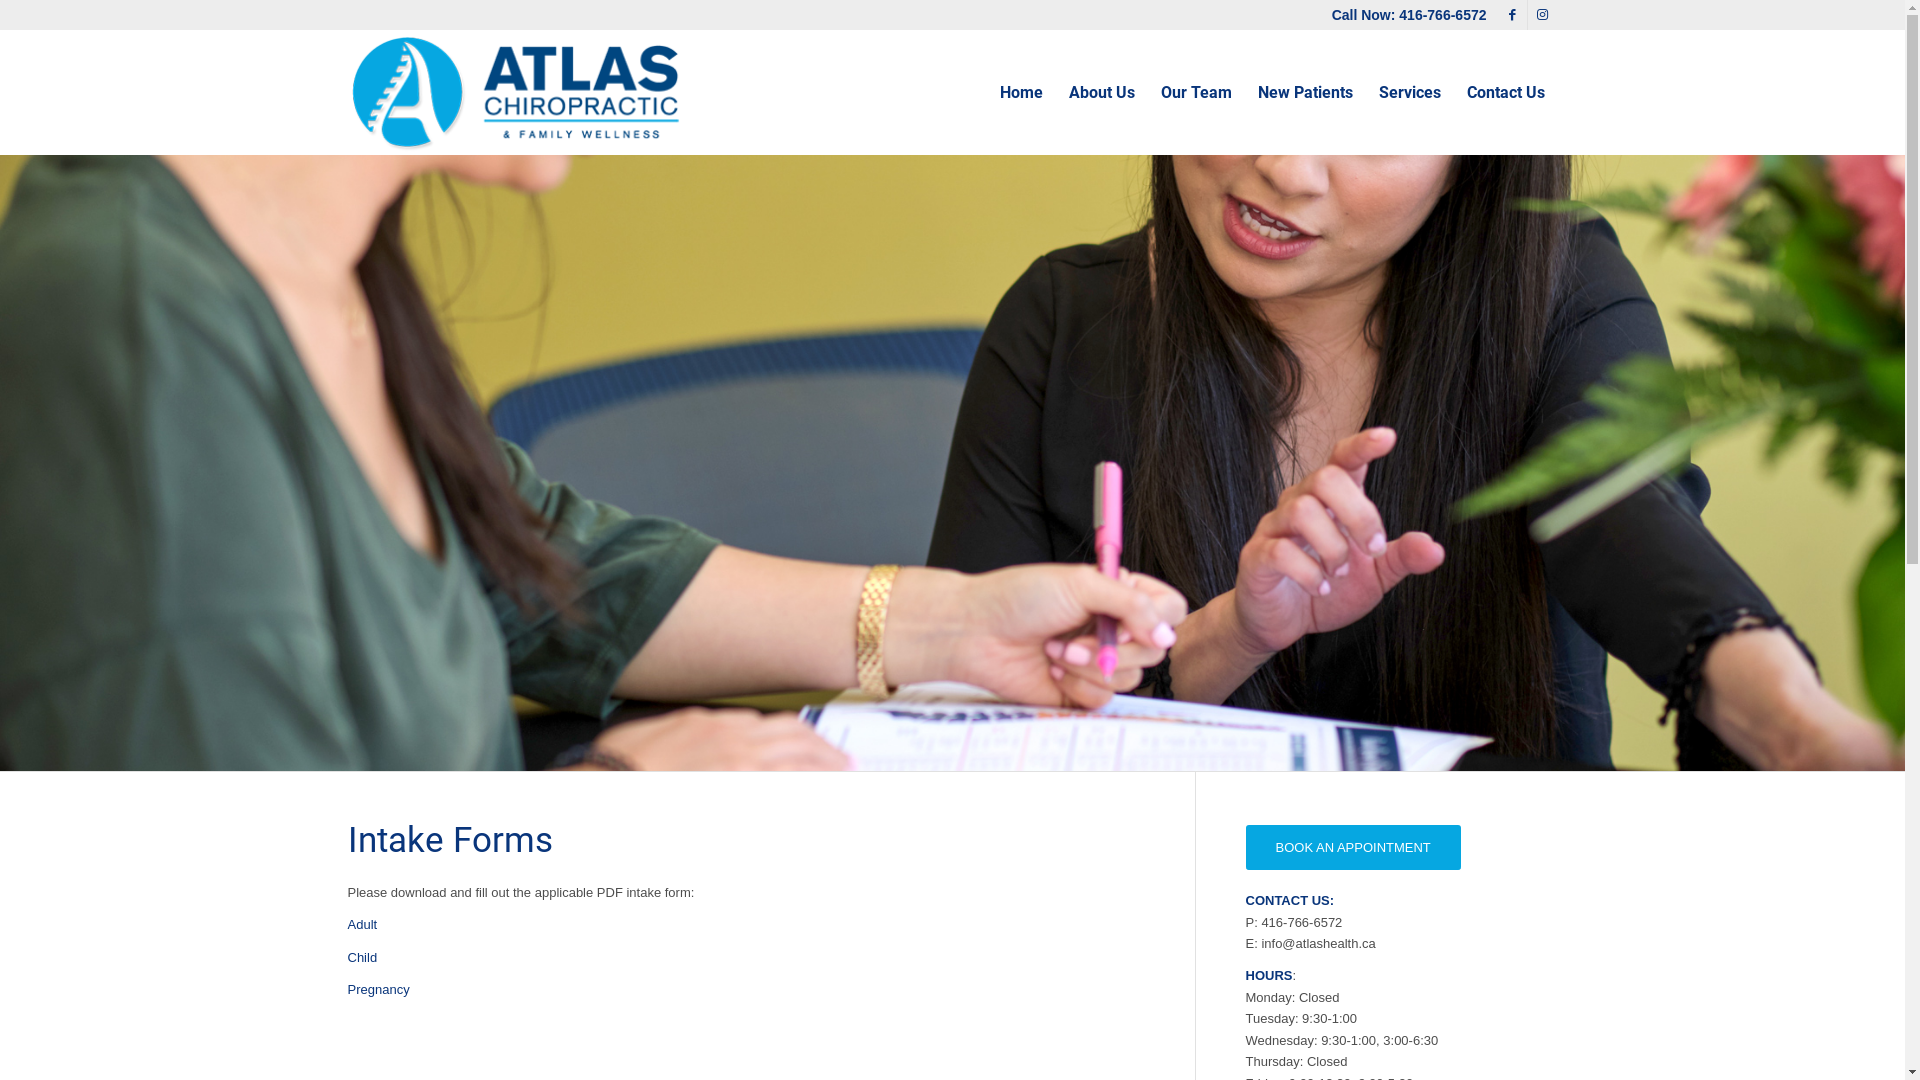 The width and height of the screenshot is (1920, 1080). I want to click on 'Services', so click(1409, 92).